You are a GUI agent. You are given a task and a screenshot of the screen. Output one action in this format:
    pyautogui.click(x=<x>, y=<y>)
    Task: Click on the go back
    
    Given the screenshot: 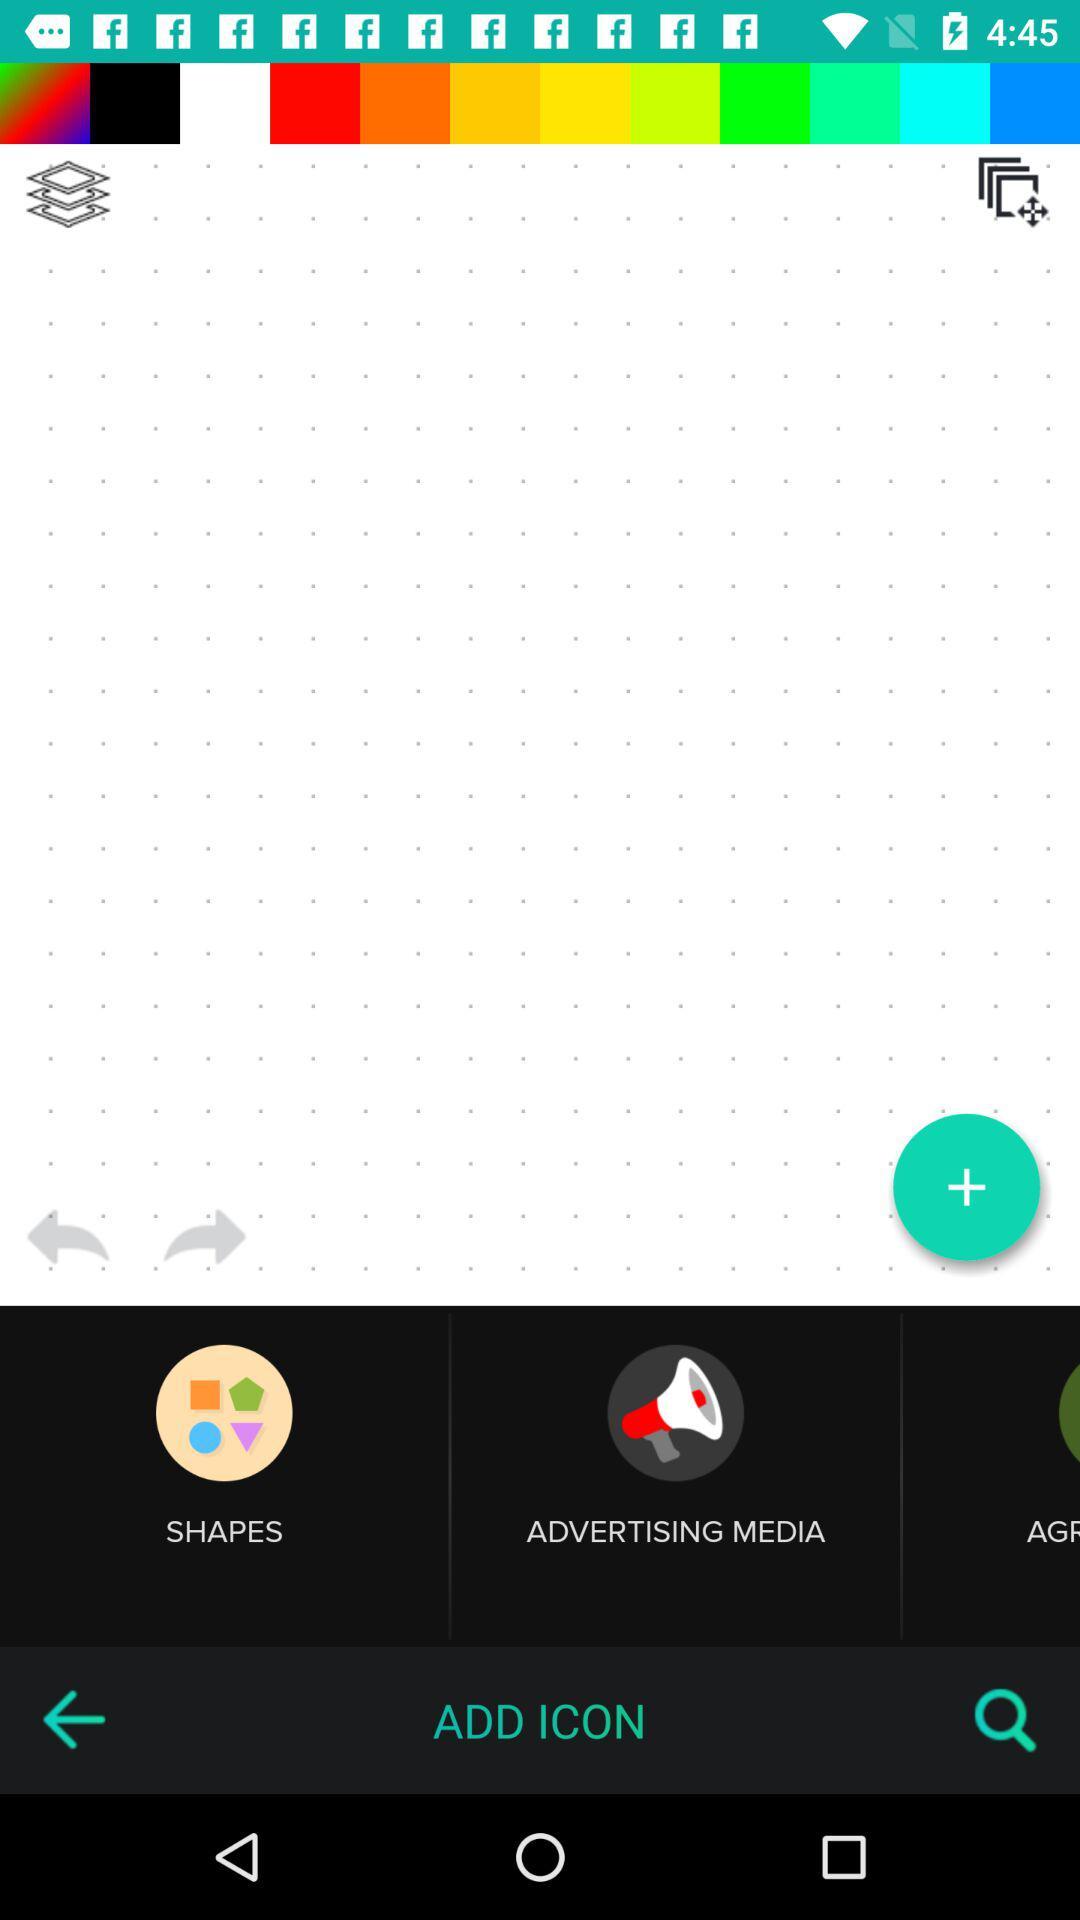 What is the action you would take?
    pyautogui.click(x=72, y=1719)
    